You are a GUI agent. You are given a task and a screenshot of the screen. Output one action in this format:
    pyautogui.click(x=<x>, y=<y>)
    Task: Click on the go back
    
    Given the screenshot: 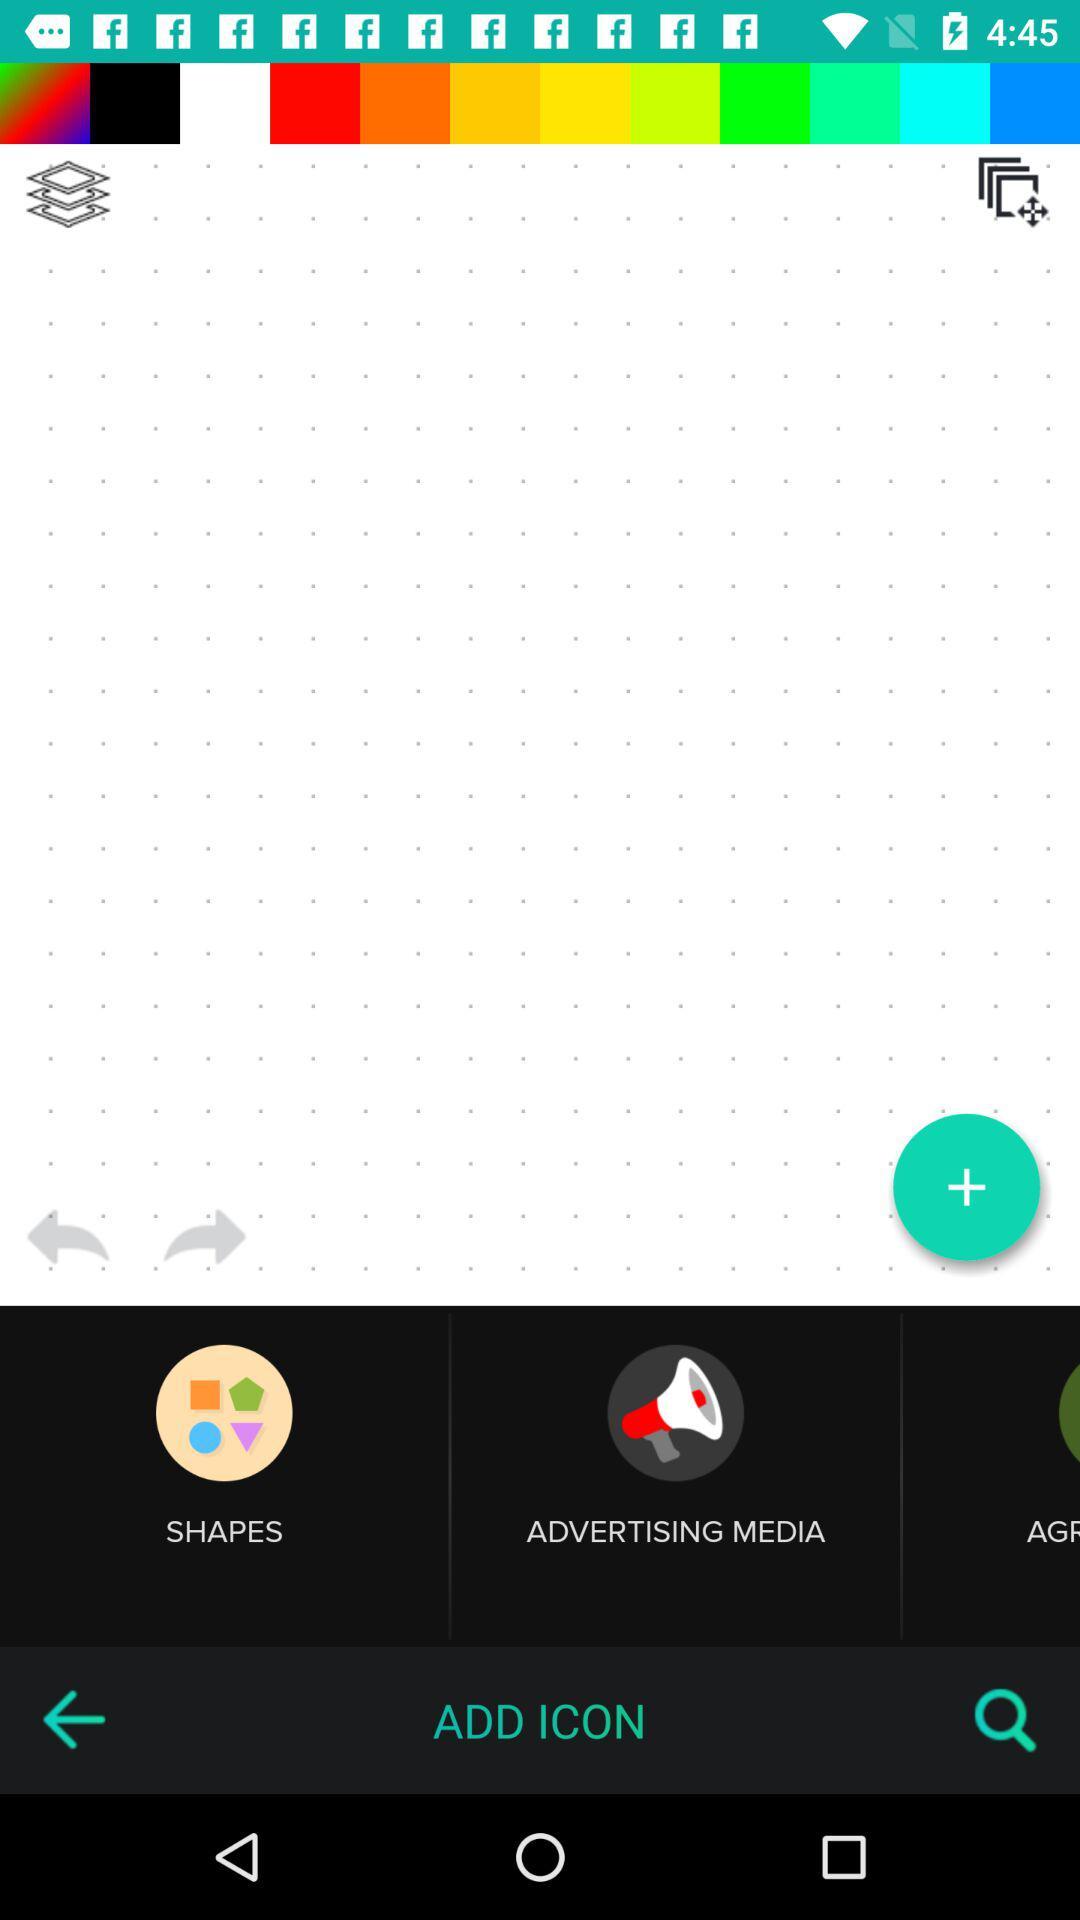 What is the action you would take?
    pyautogui.click(x=72, y=1719)
    